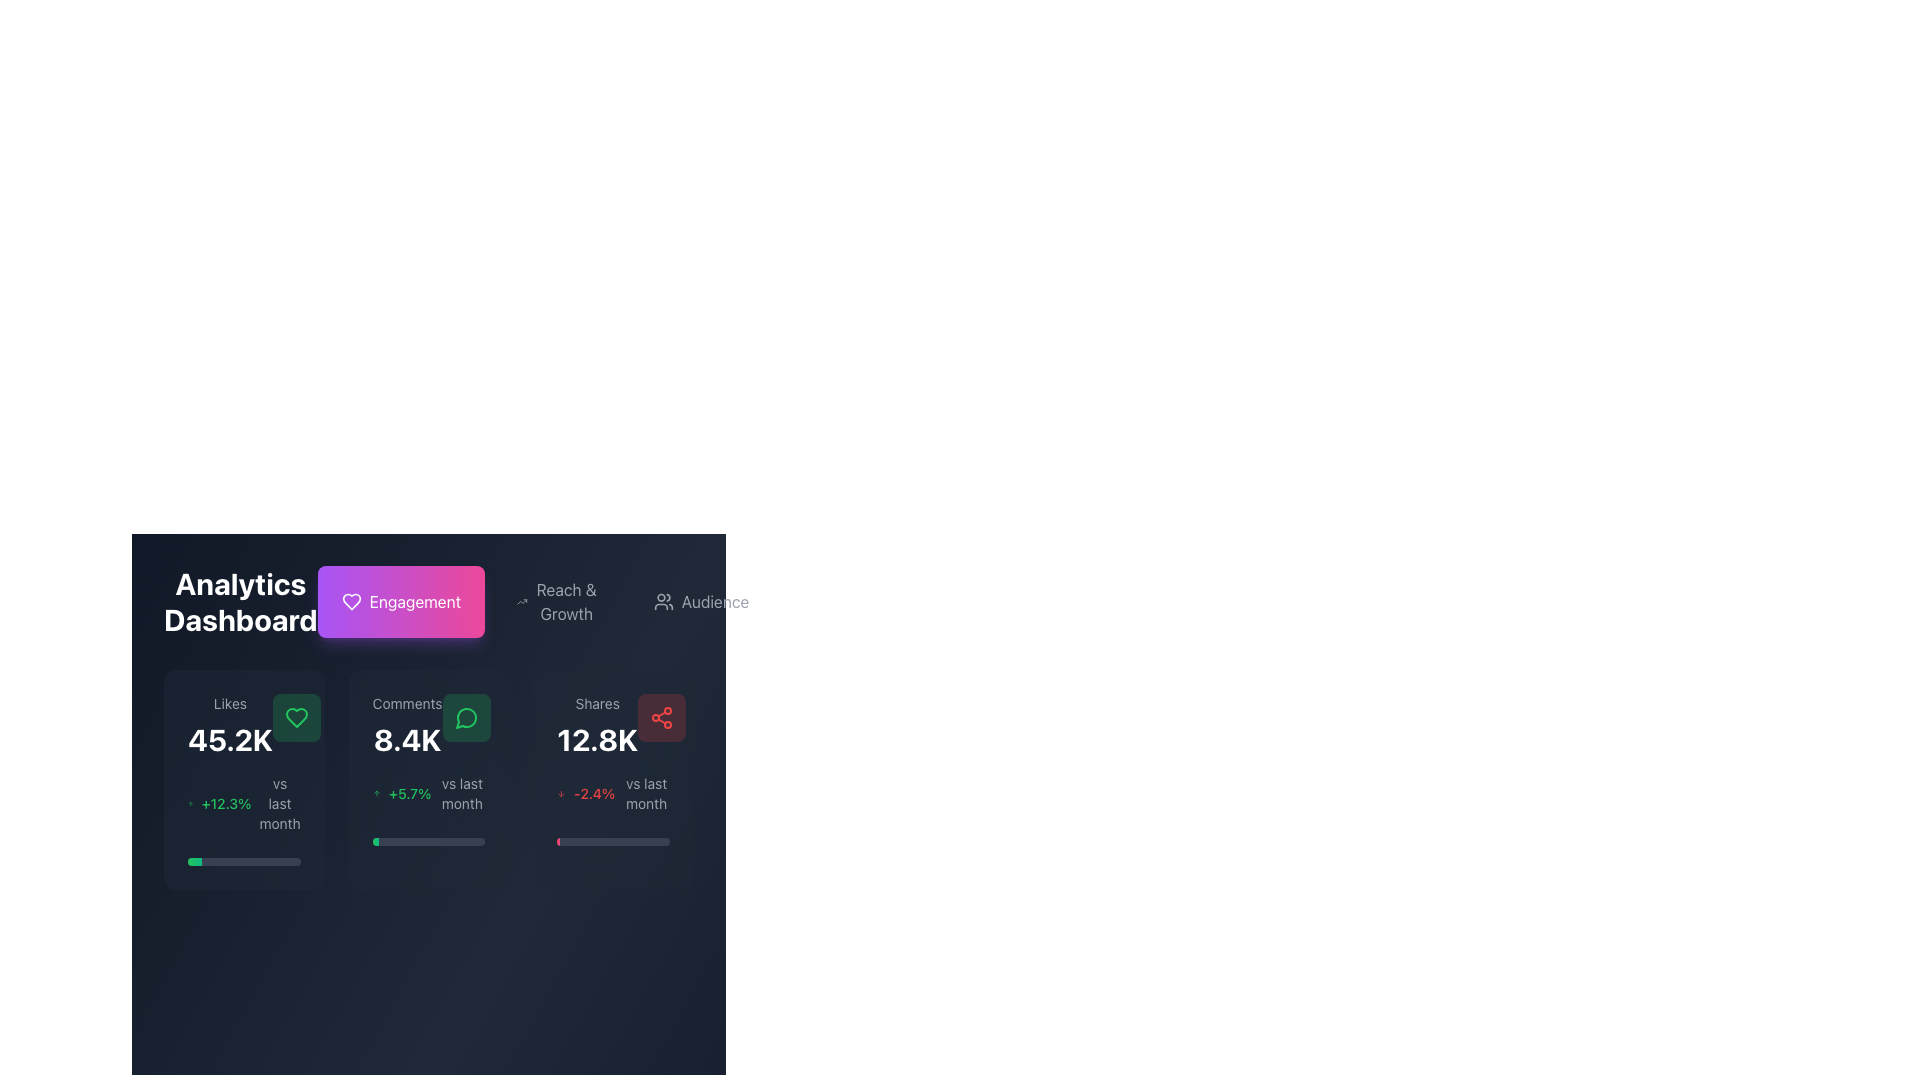 This screenshot has height=1080, width=1920. What do you see at coordinates (465, 716) in the screenshot?
I see `the comments icon button located in the 'Comments' section, which is visually enhanced and positioned near the numerical indicator '8.4K', aligning with the 'Comments' label and below the 'Engagement' tab` at bounding box center [465, 716].